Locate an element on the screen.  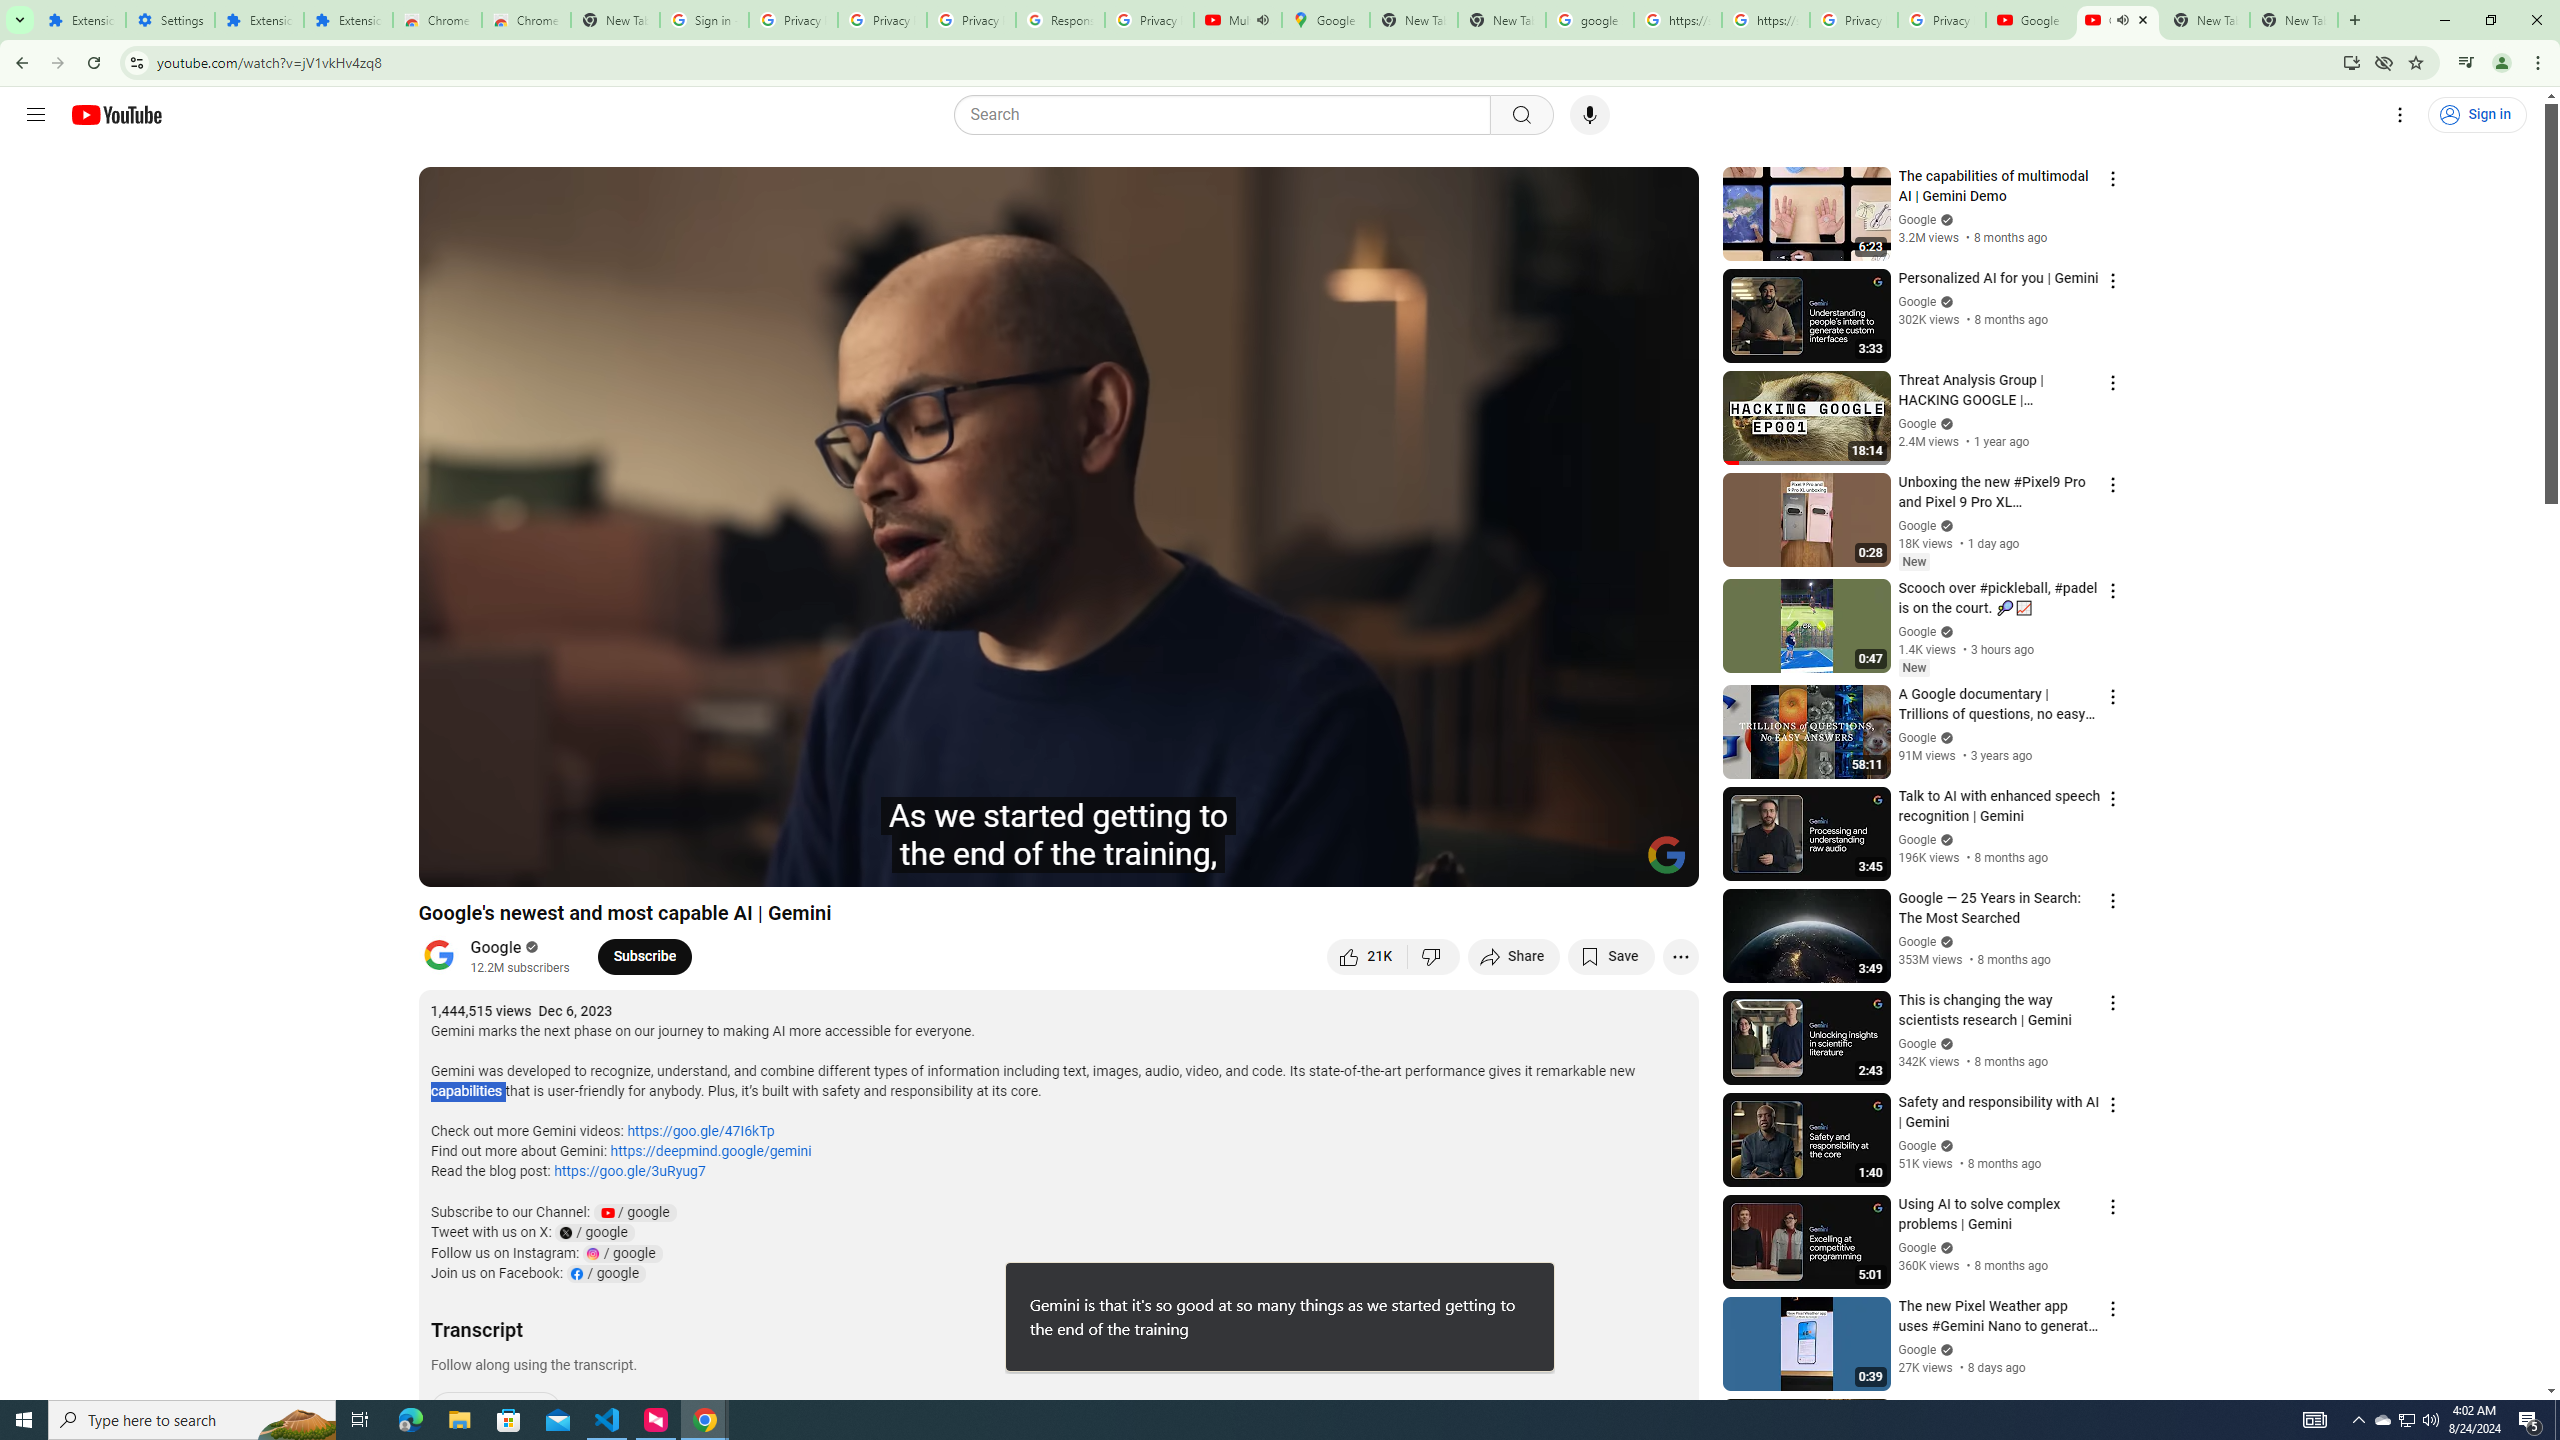
'https://scholar.google.com/' is located at coordinates (1765, 19).